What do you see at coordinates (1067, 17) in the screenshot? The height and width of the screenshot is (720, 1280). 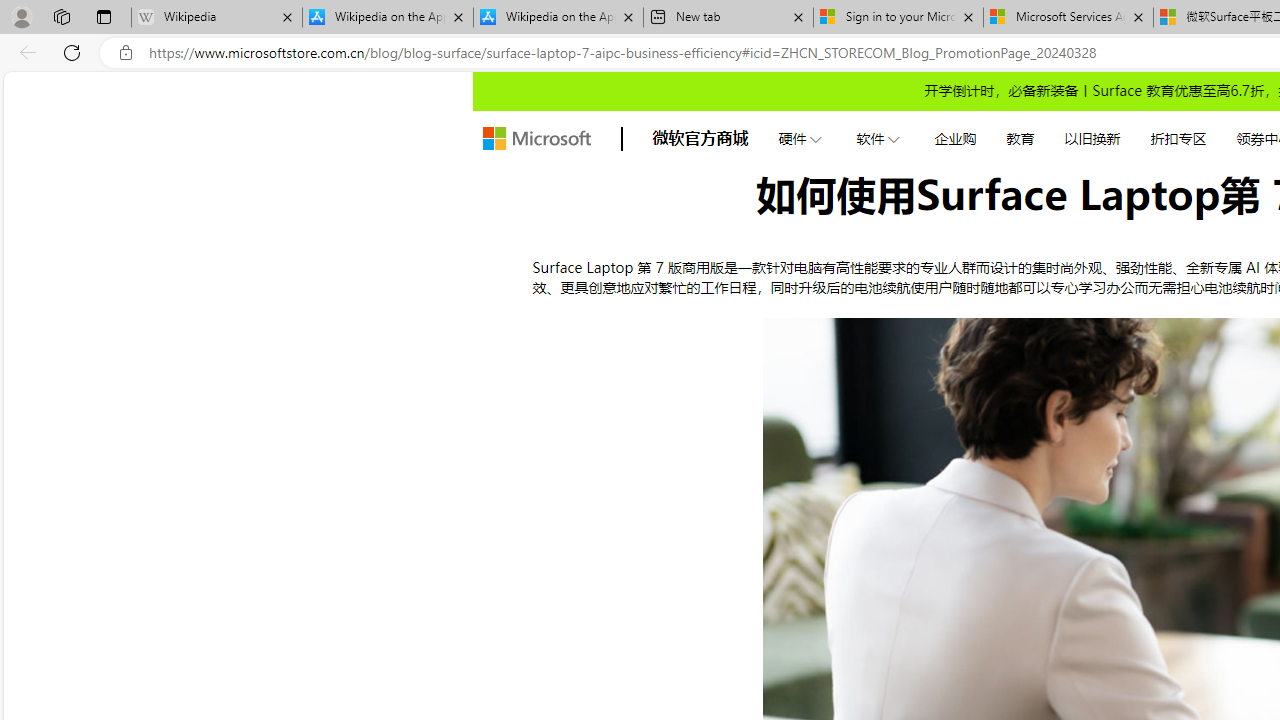 I see `'Microsoft Services Agreement'` at bounding box center [1067, 17].